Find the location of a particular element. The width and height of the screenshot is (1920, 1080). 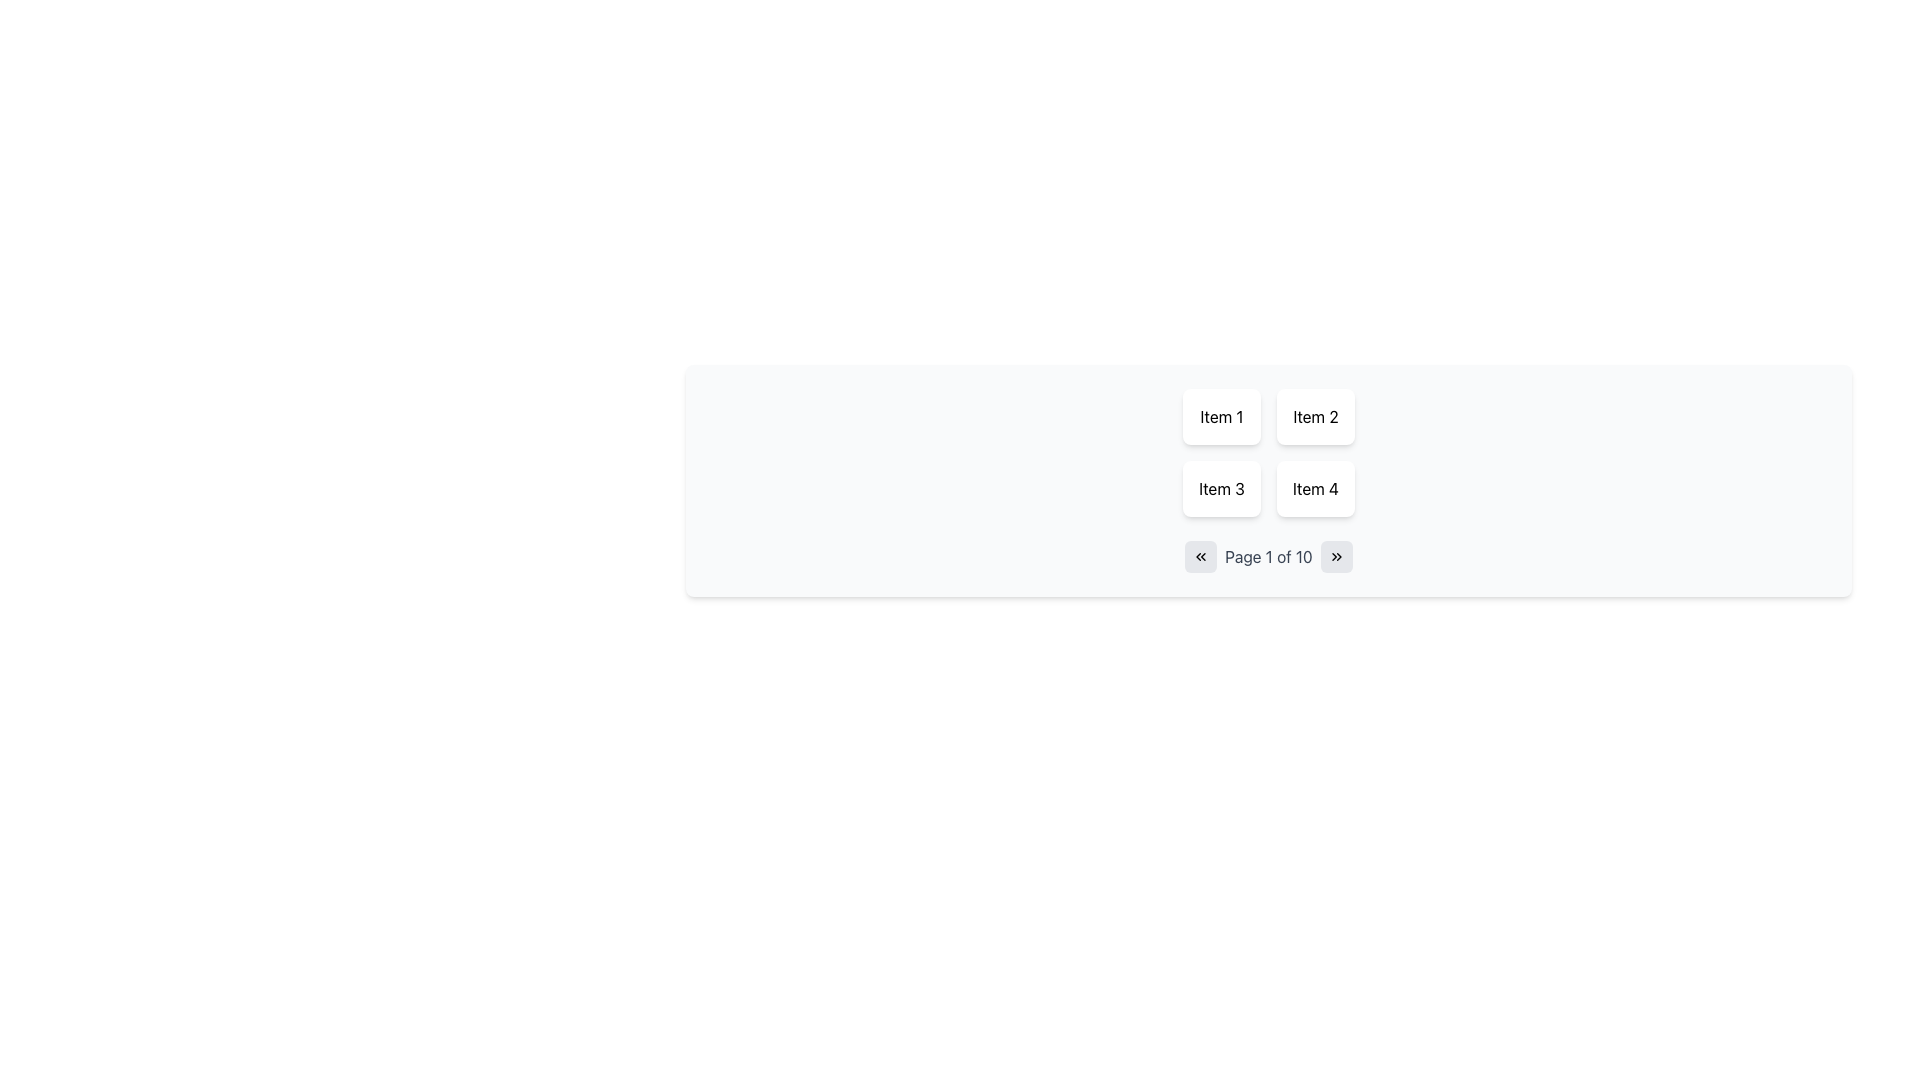

the double-chevron left button in the pagination control bar is located at coordinates (1200, 556).